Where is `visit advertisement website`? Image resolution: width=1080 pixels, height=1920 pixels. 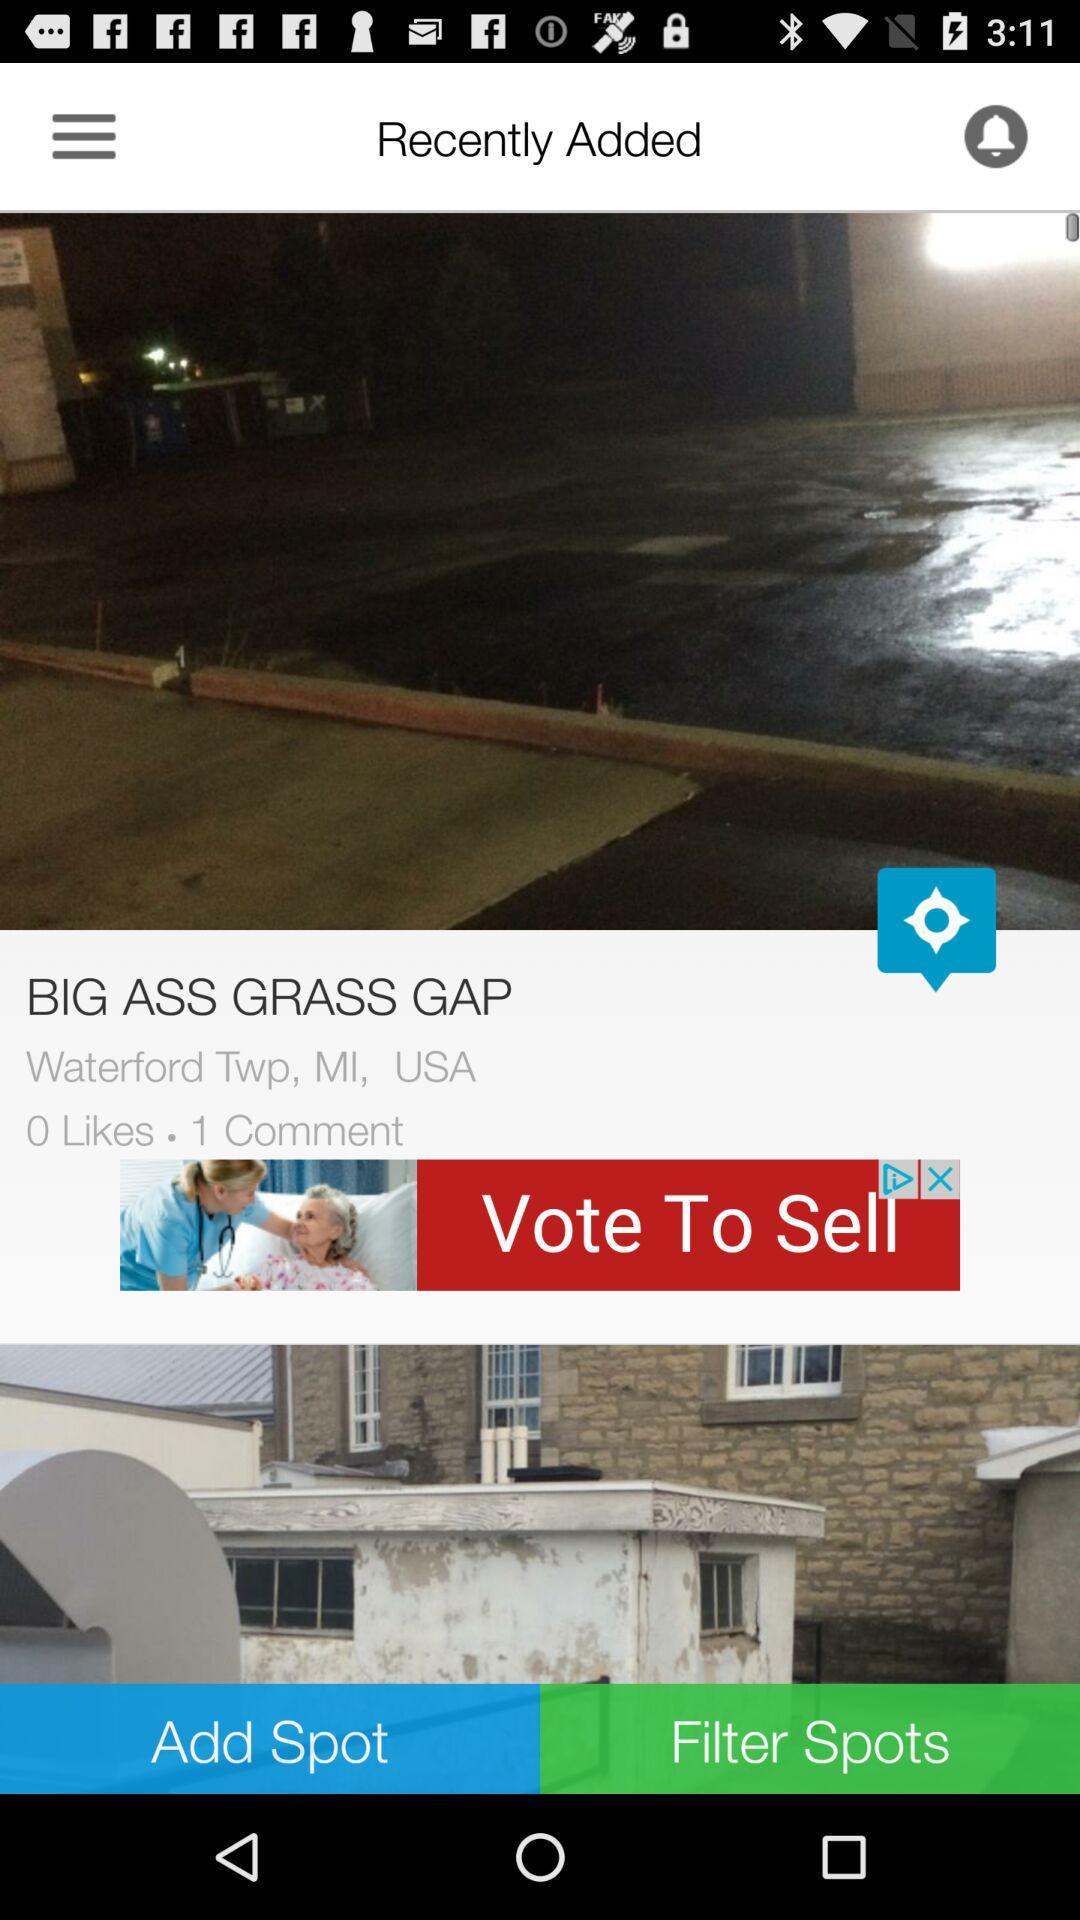
visit advertisement website is located at coordinates (540, 1224).